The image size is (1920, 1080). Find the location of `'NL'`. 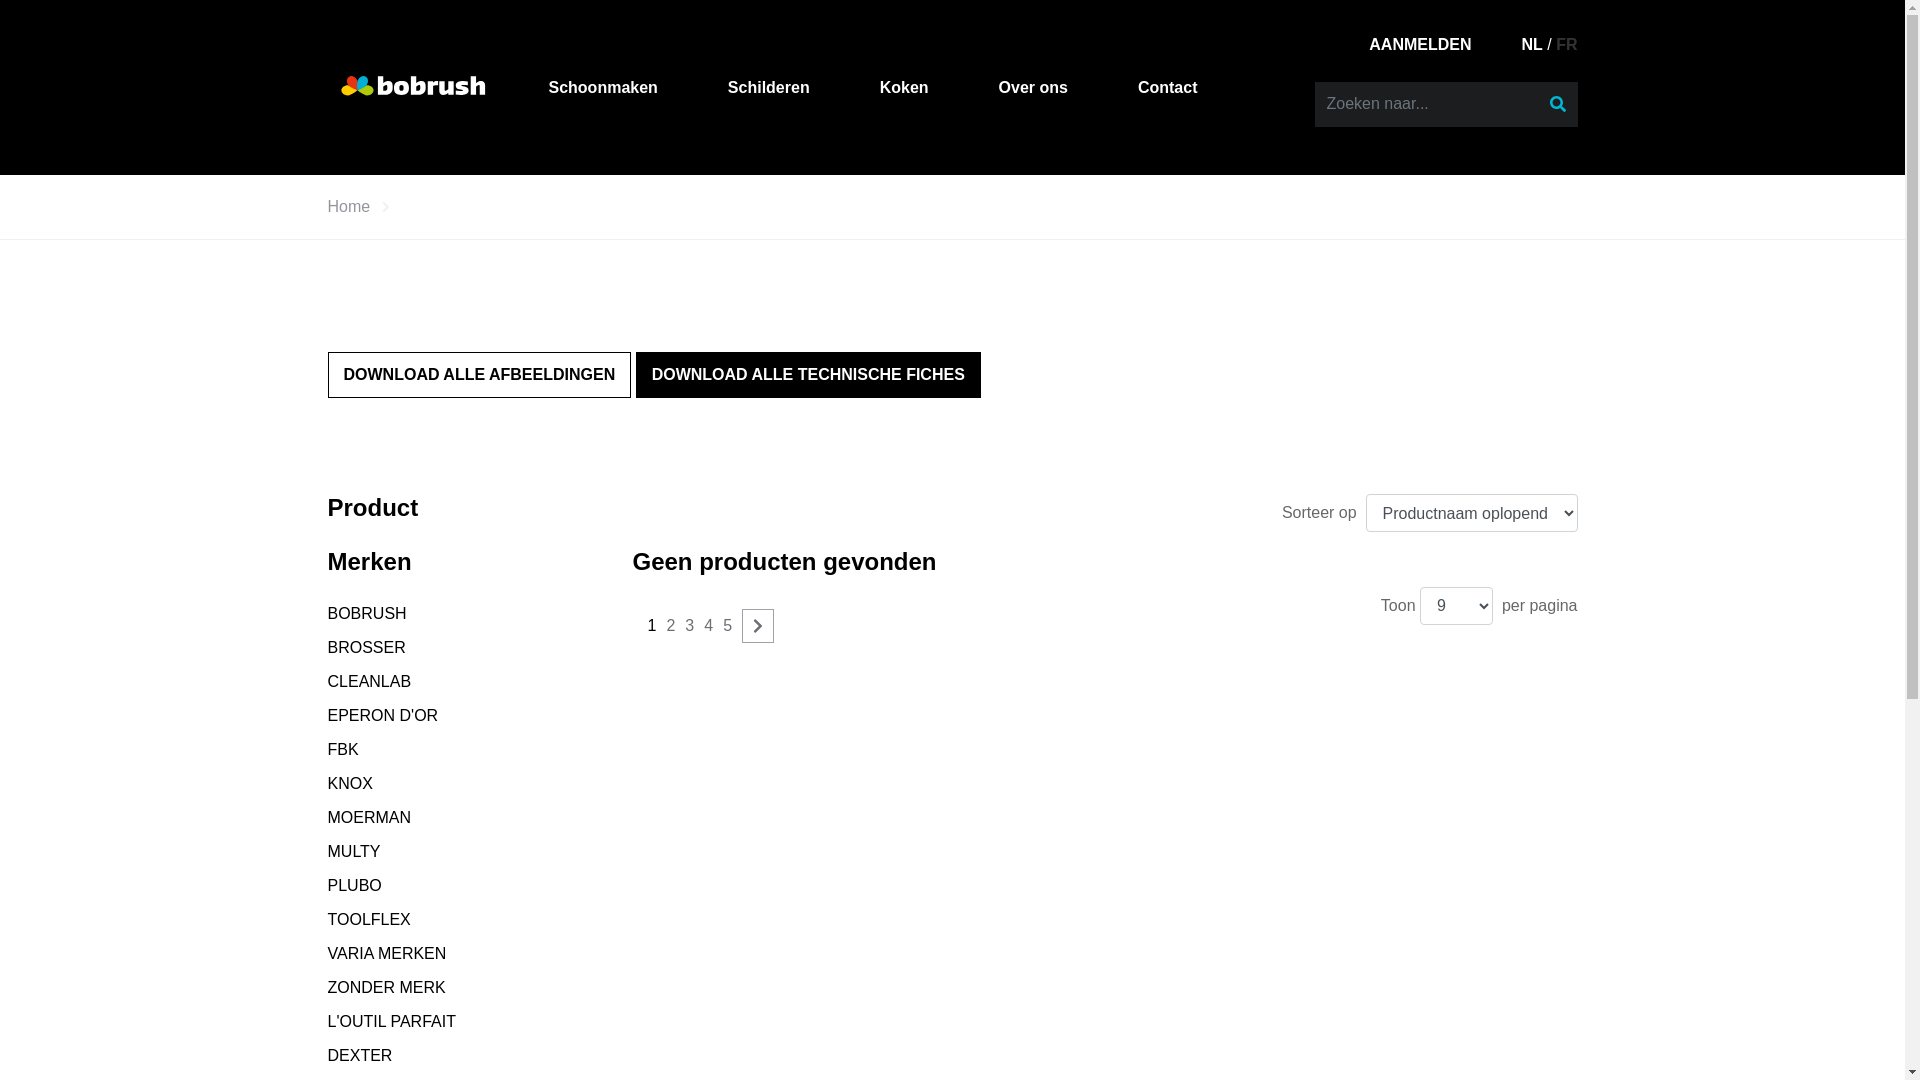

'NL' is located at coordinates (1520, 44).